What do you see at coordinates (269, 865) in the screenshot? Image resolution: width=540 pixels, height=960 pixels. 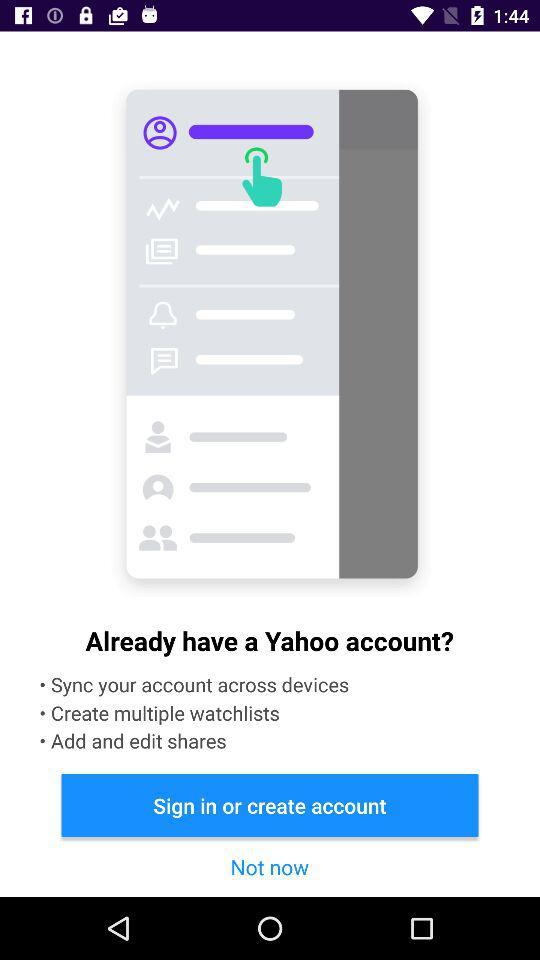 I see `not now item` at bounding box center [269, 865].